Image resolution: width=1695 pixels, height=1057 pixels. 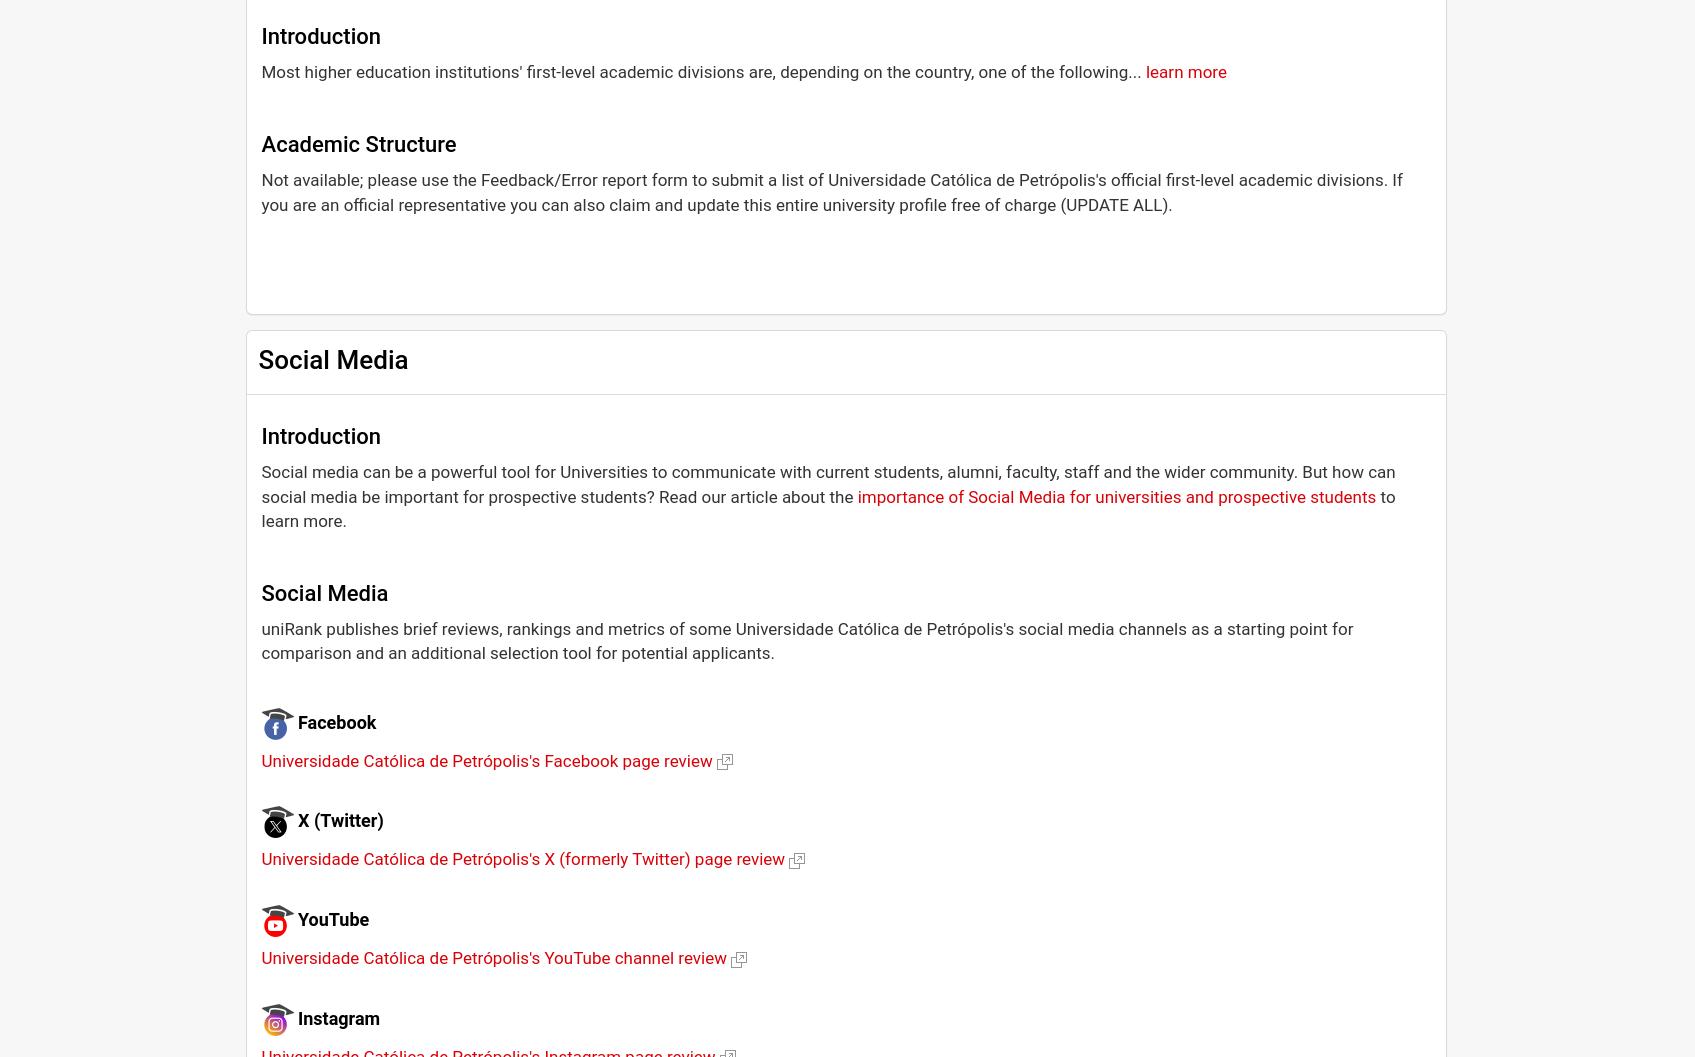 What do you see at coordinates (831, 191) in the screenshot?
I see `'Not available; please use the Feedback/Error report form to submit a list of Universidade Católica de Petrópolis's official first-level academic divisions. If you are an official representative you can also claim and update this entire university profile free of charge (UPDATE ALL).'` at bounding box center [831, 191].